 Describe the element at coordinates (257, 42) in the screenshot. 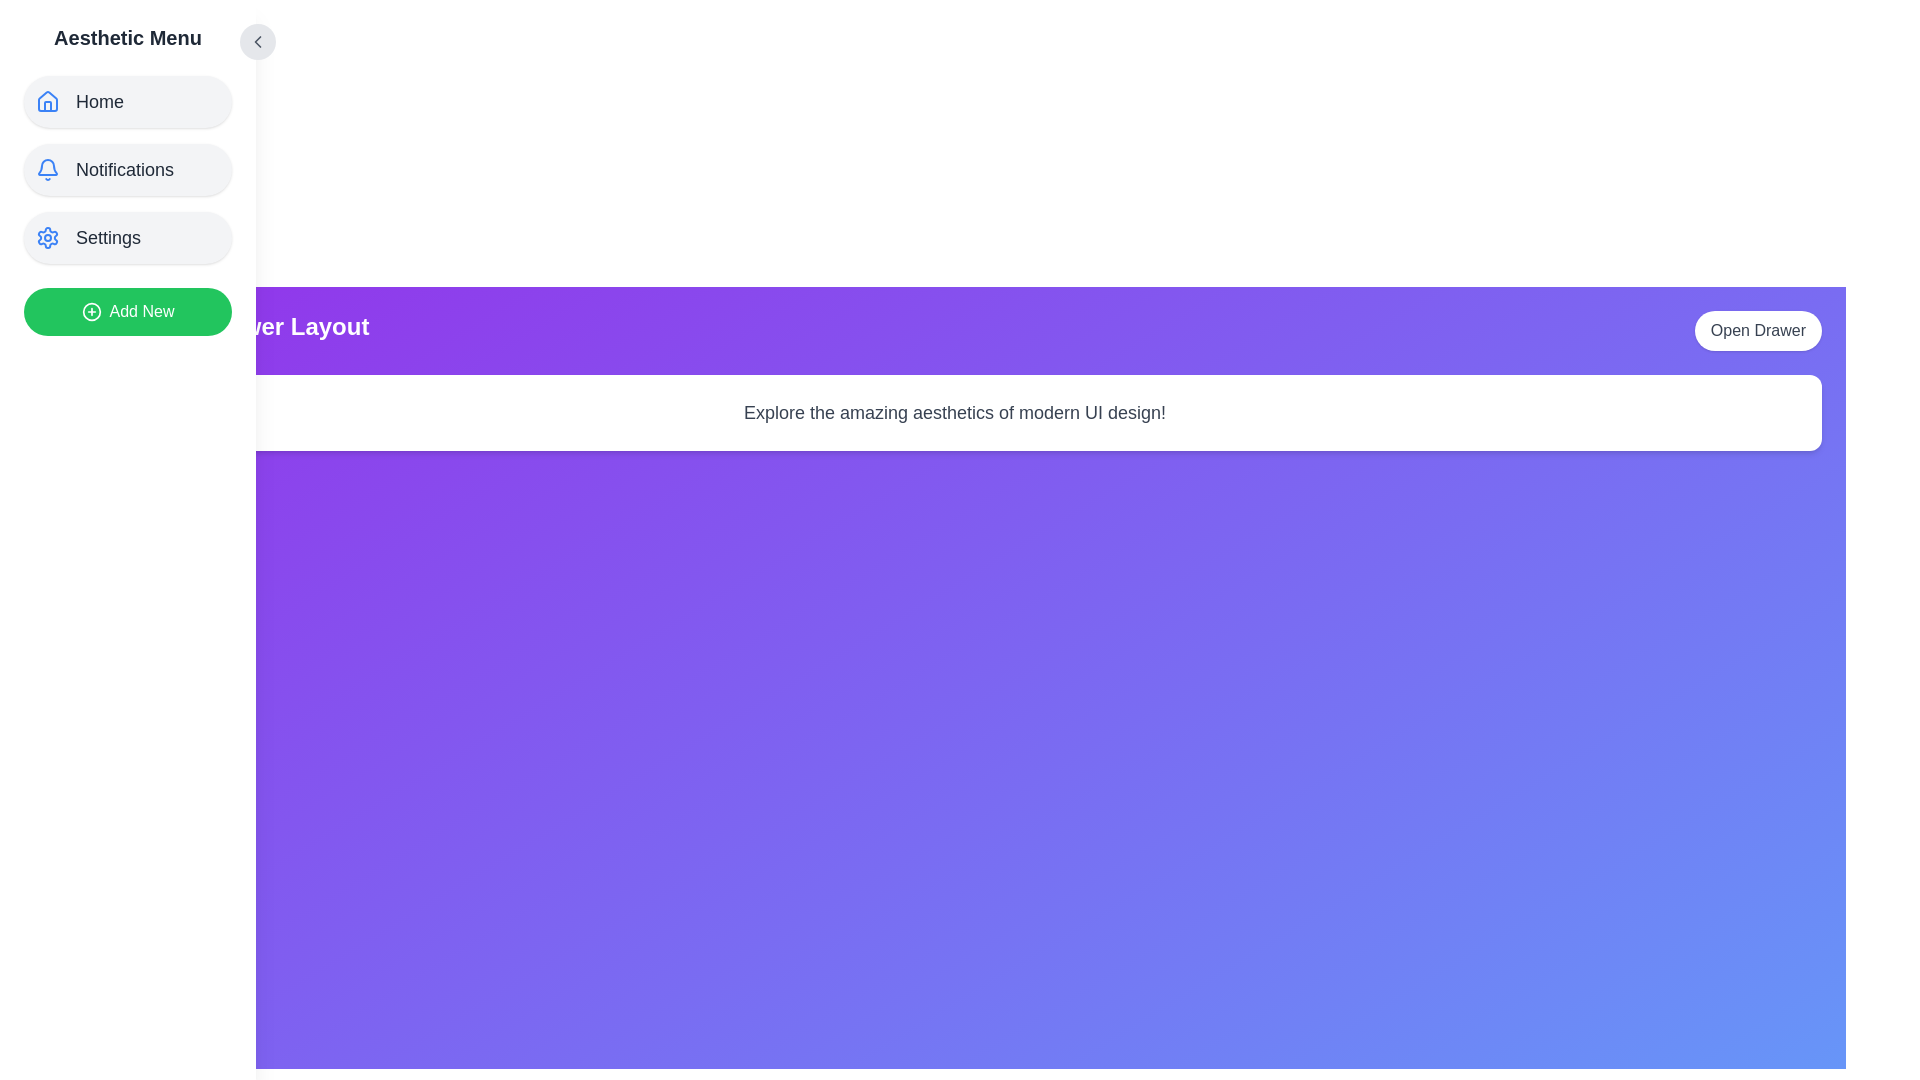

I see `the circular button with a gray background and a left-facing arrow icon located at the top-right corner of the 'Aesthetic Menu' sidebar` at that location.